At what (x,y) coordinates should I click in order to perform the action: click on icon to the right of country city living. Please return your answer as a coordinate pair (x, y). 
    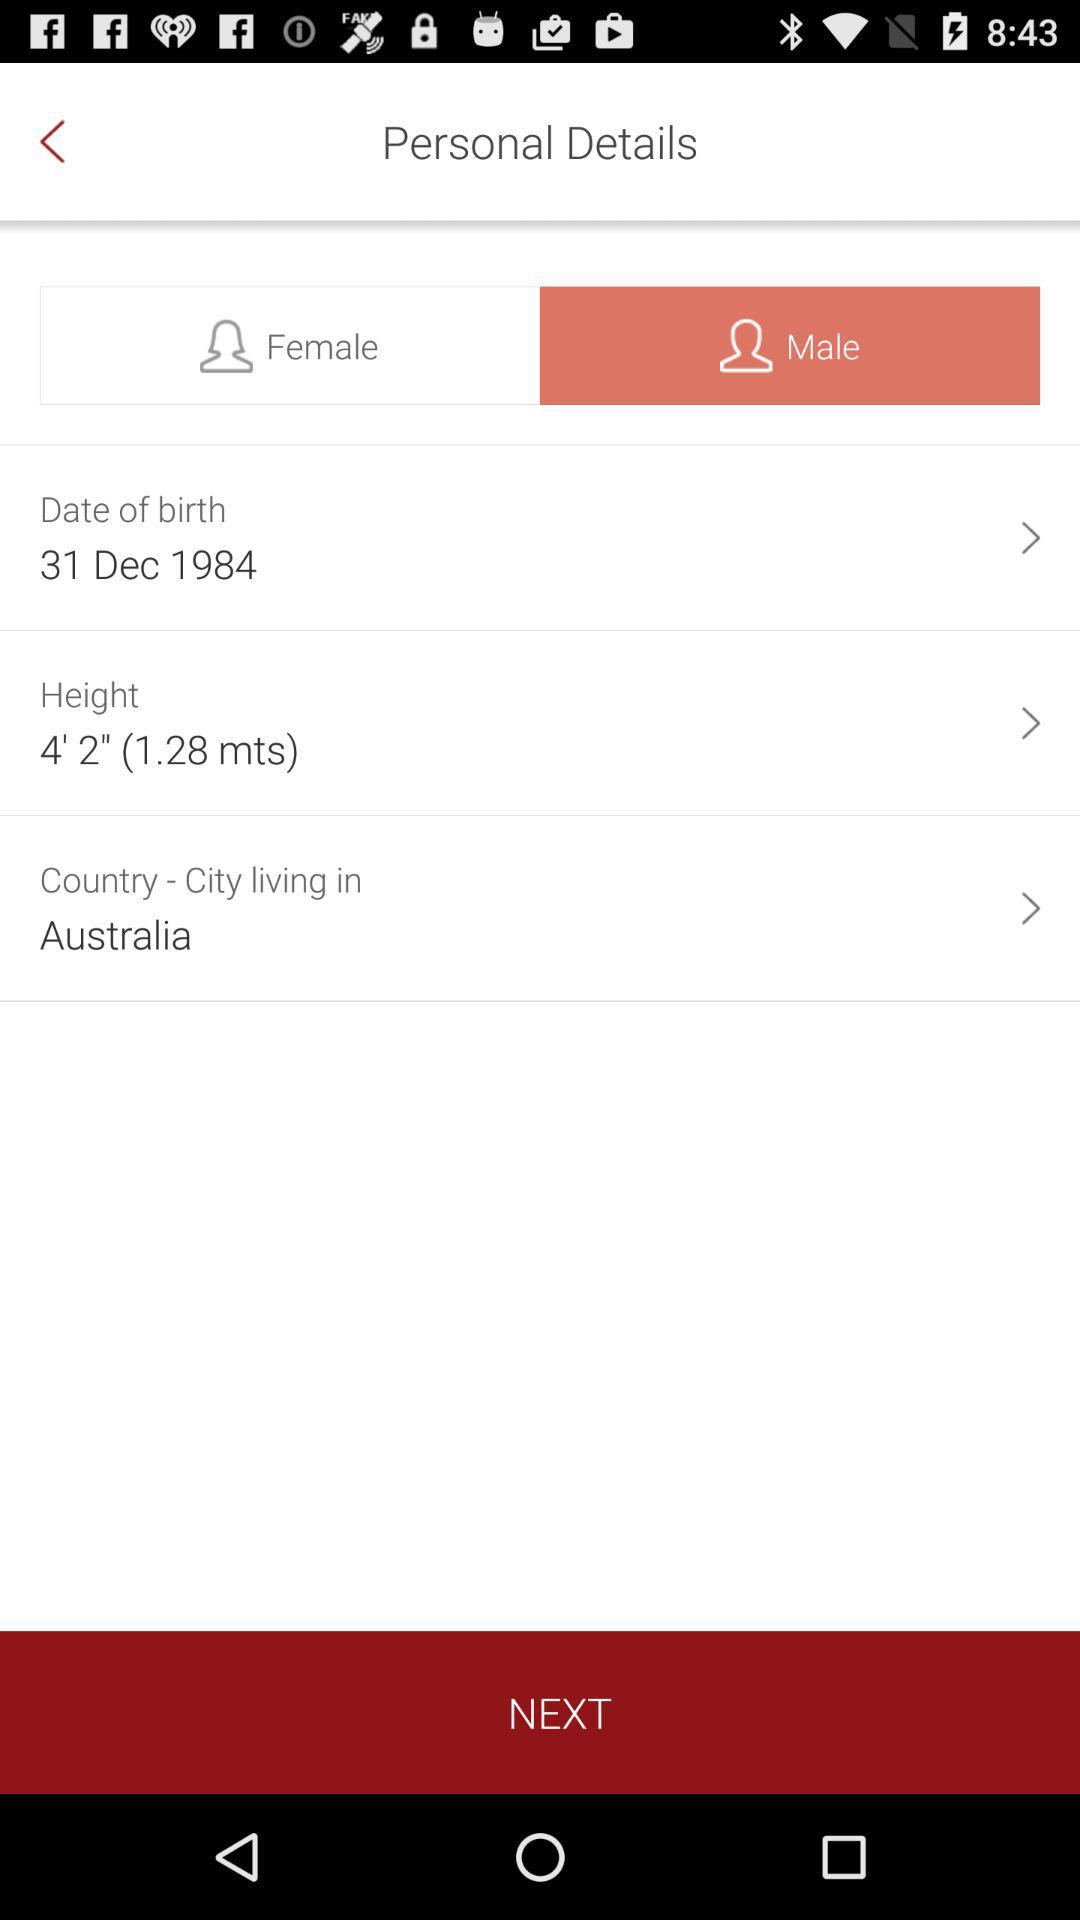
    Looking at the image, I should click on (1030, 907).